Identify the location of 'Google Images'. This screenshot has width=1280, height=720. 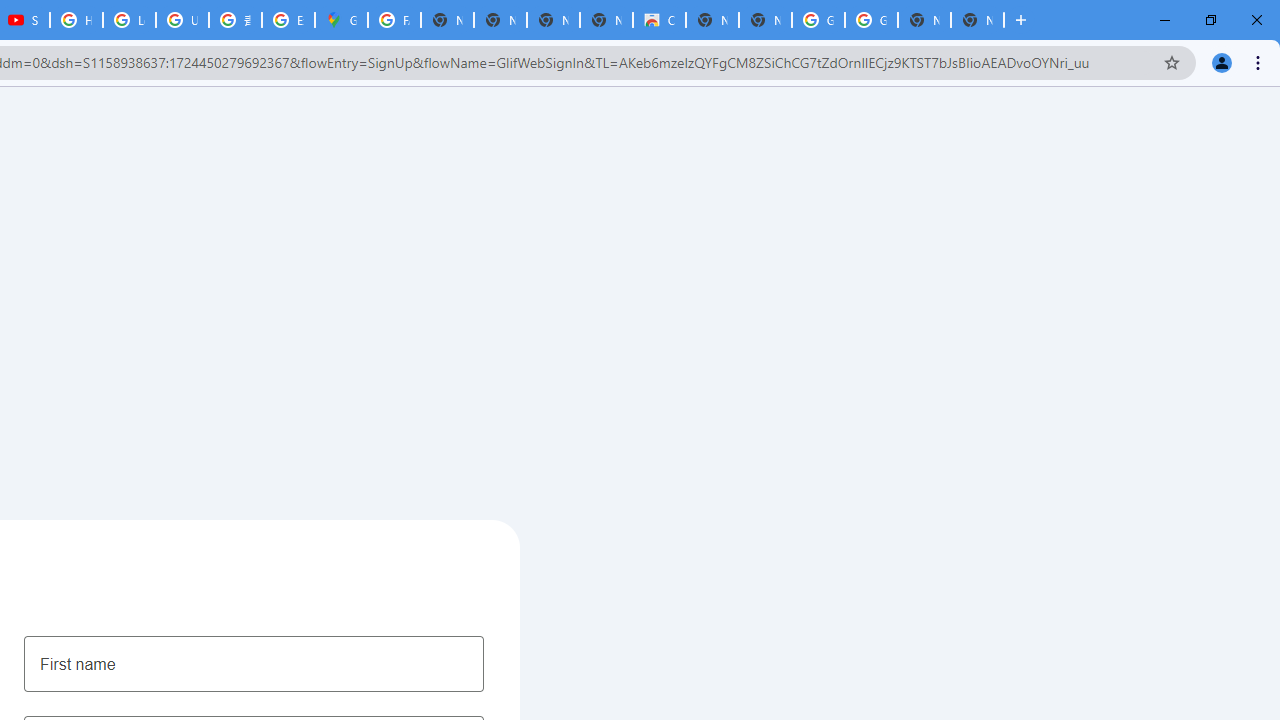
(818, 20).